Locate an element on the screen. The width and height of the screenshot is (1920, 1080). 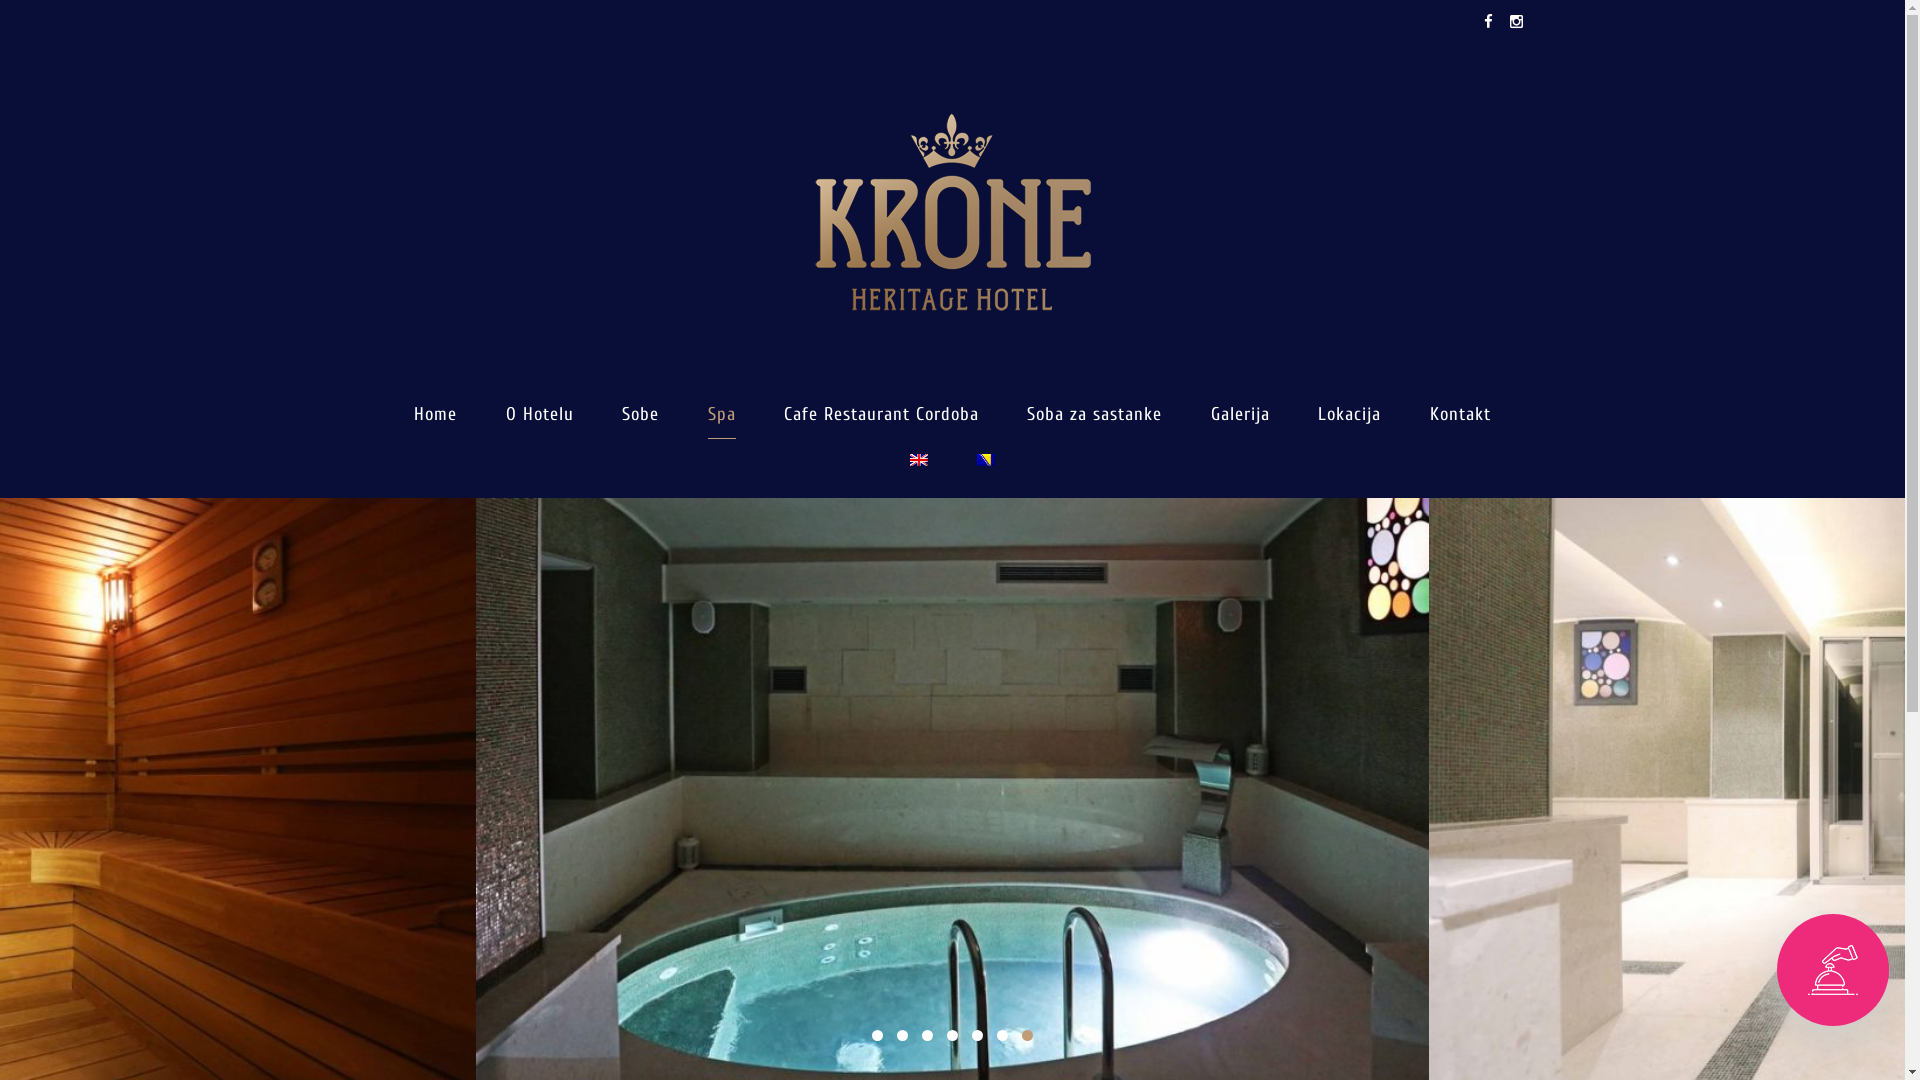
'Instagram' is located at coordinates (1512, 22).